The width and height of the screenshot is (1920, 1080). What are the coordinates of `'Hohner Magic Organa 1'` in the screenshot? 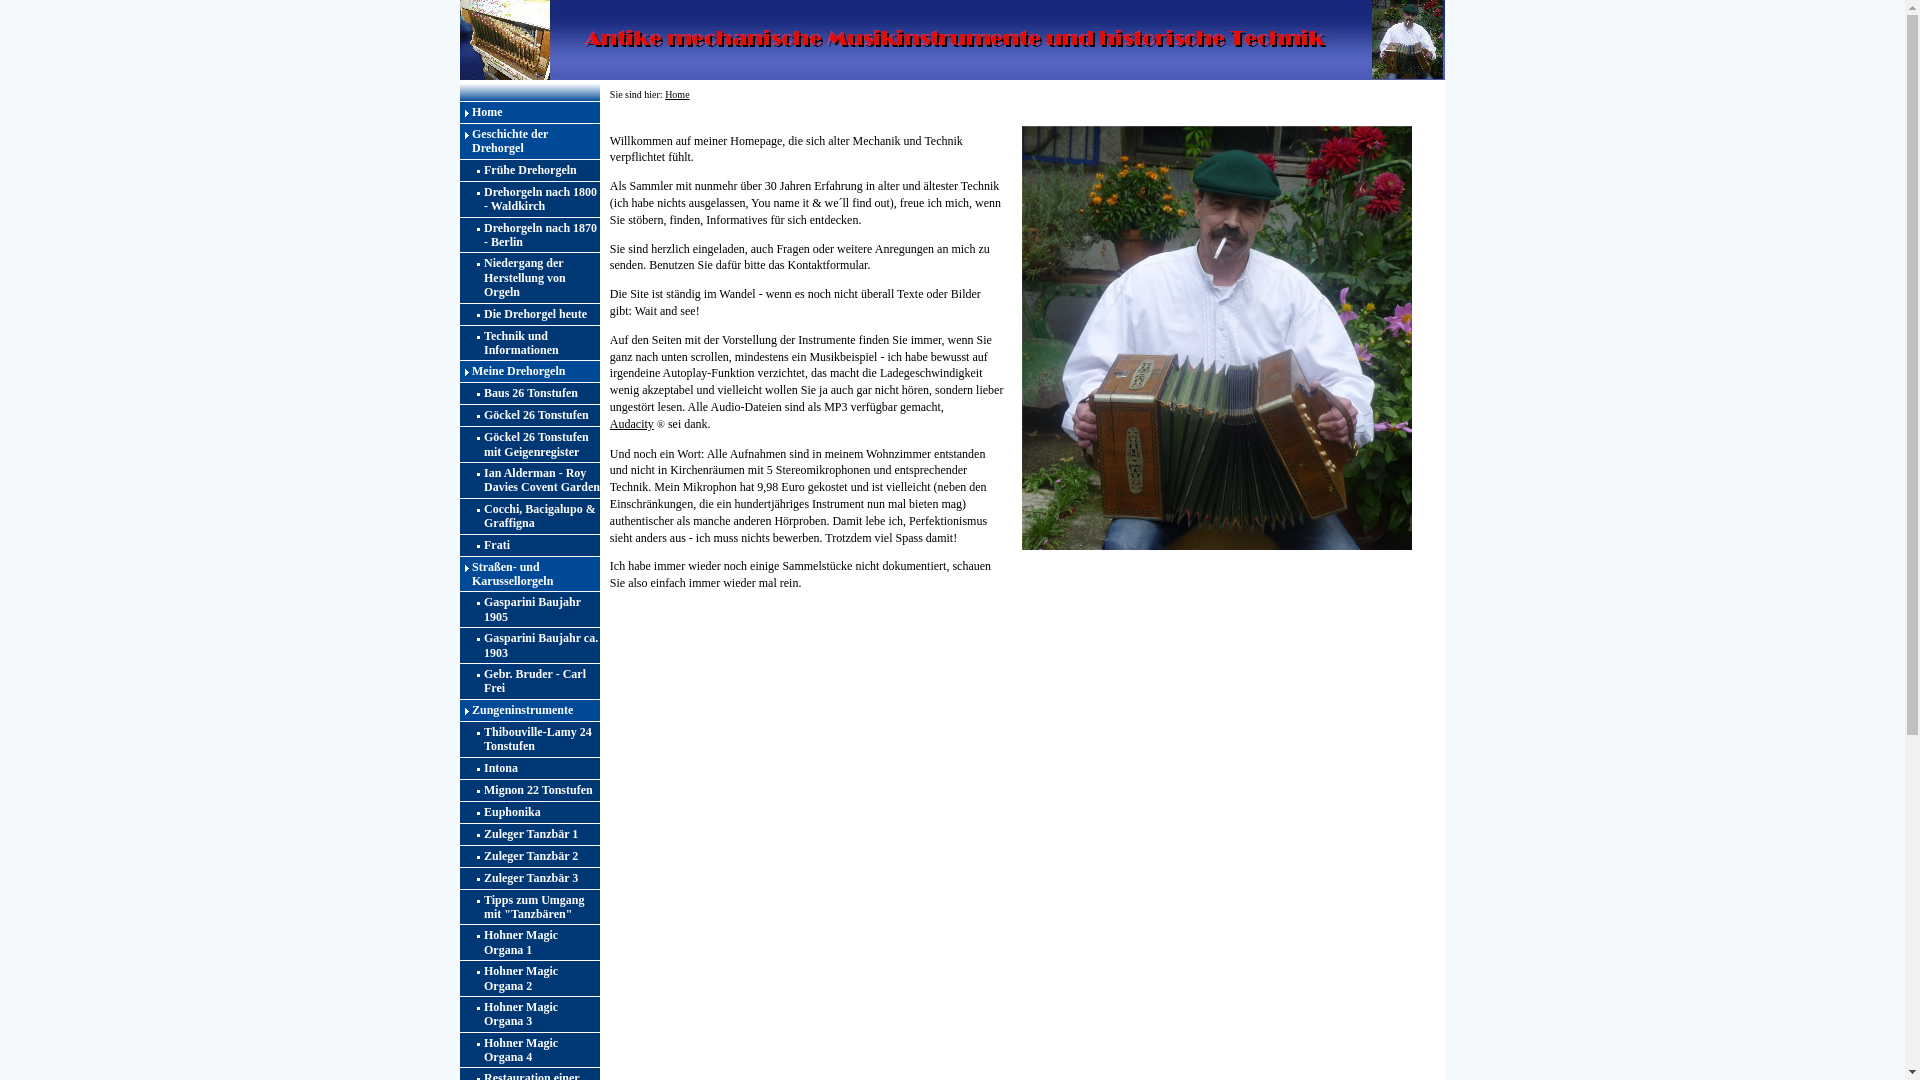 It's located at (529, 942).